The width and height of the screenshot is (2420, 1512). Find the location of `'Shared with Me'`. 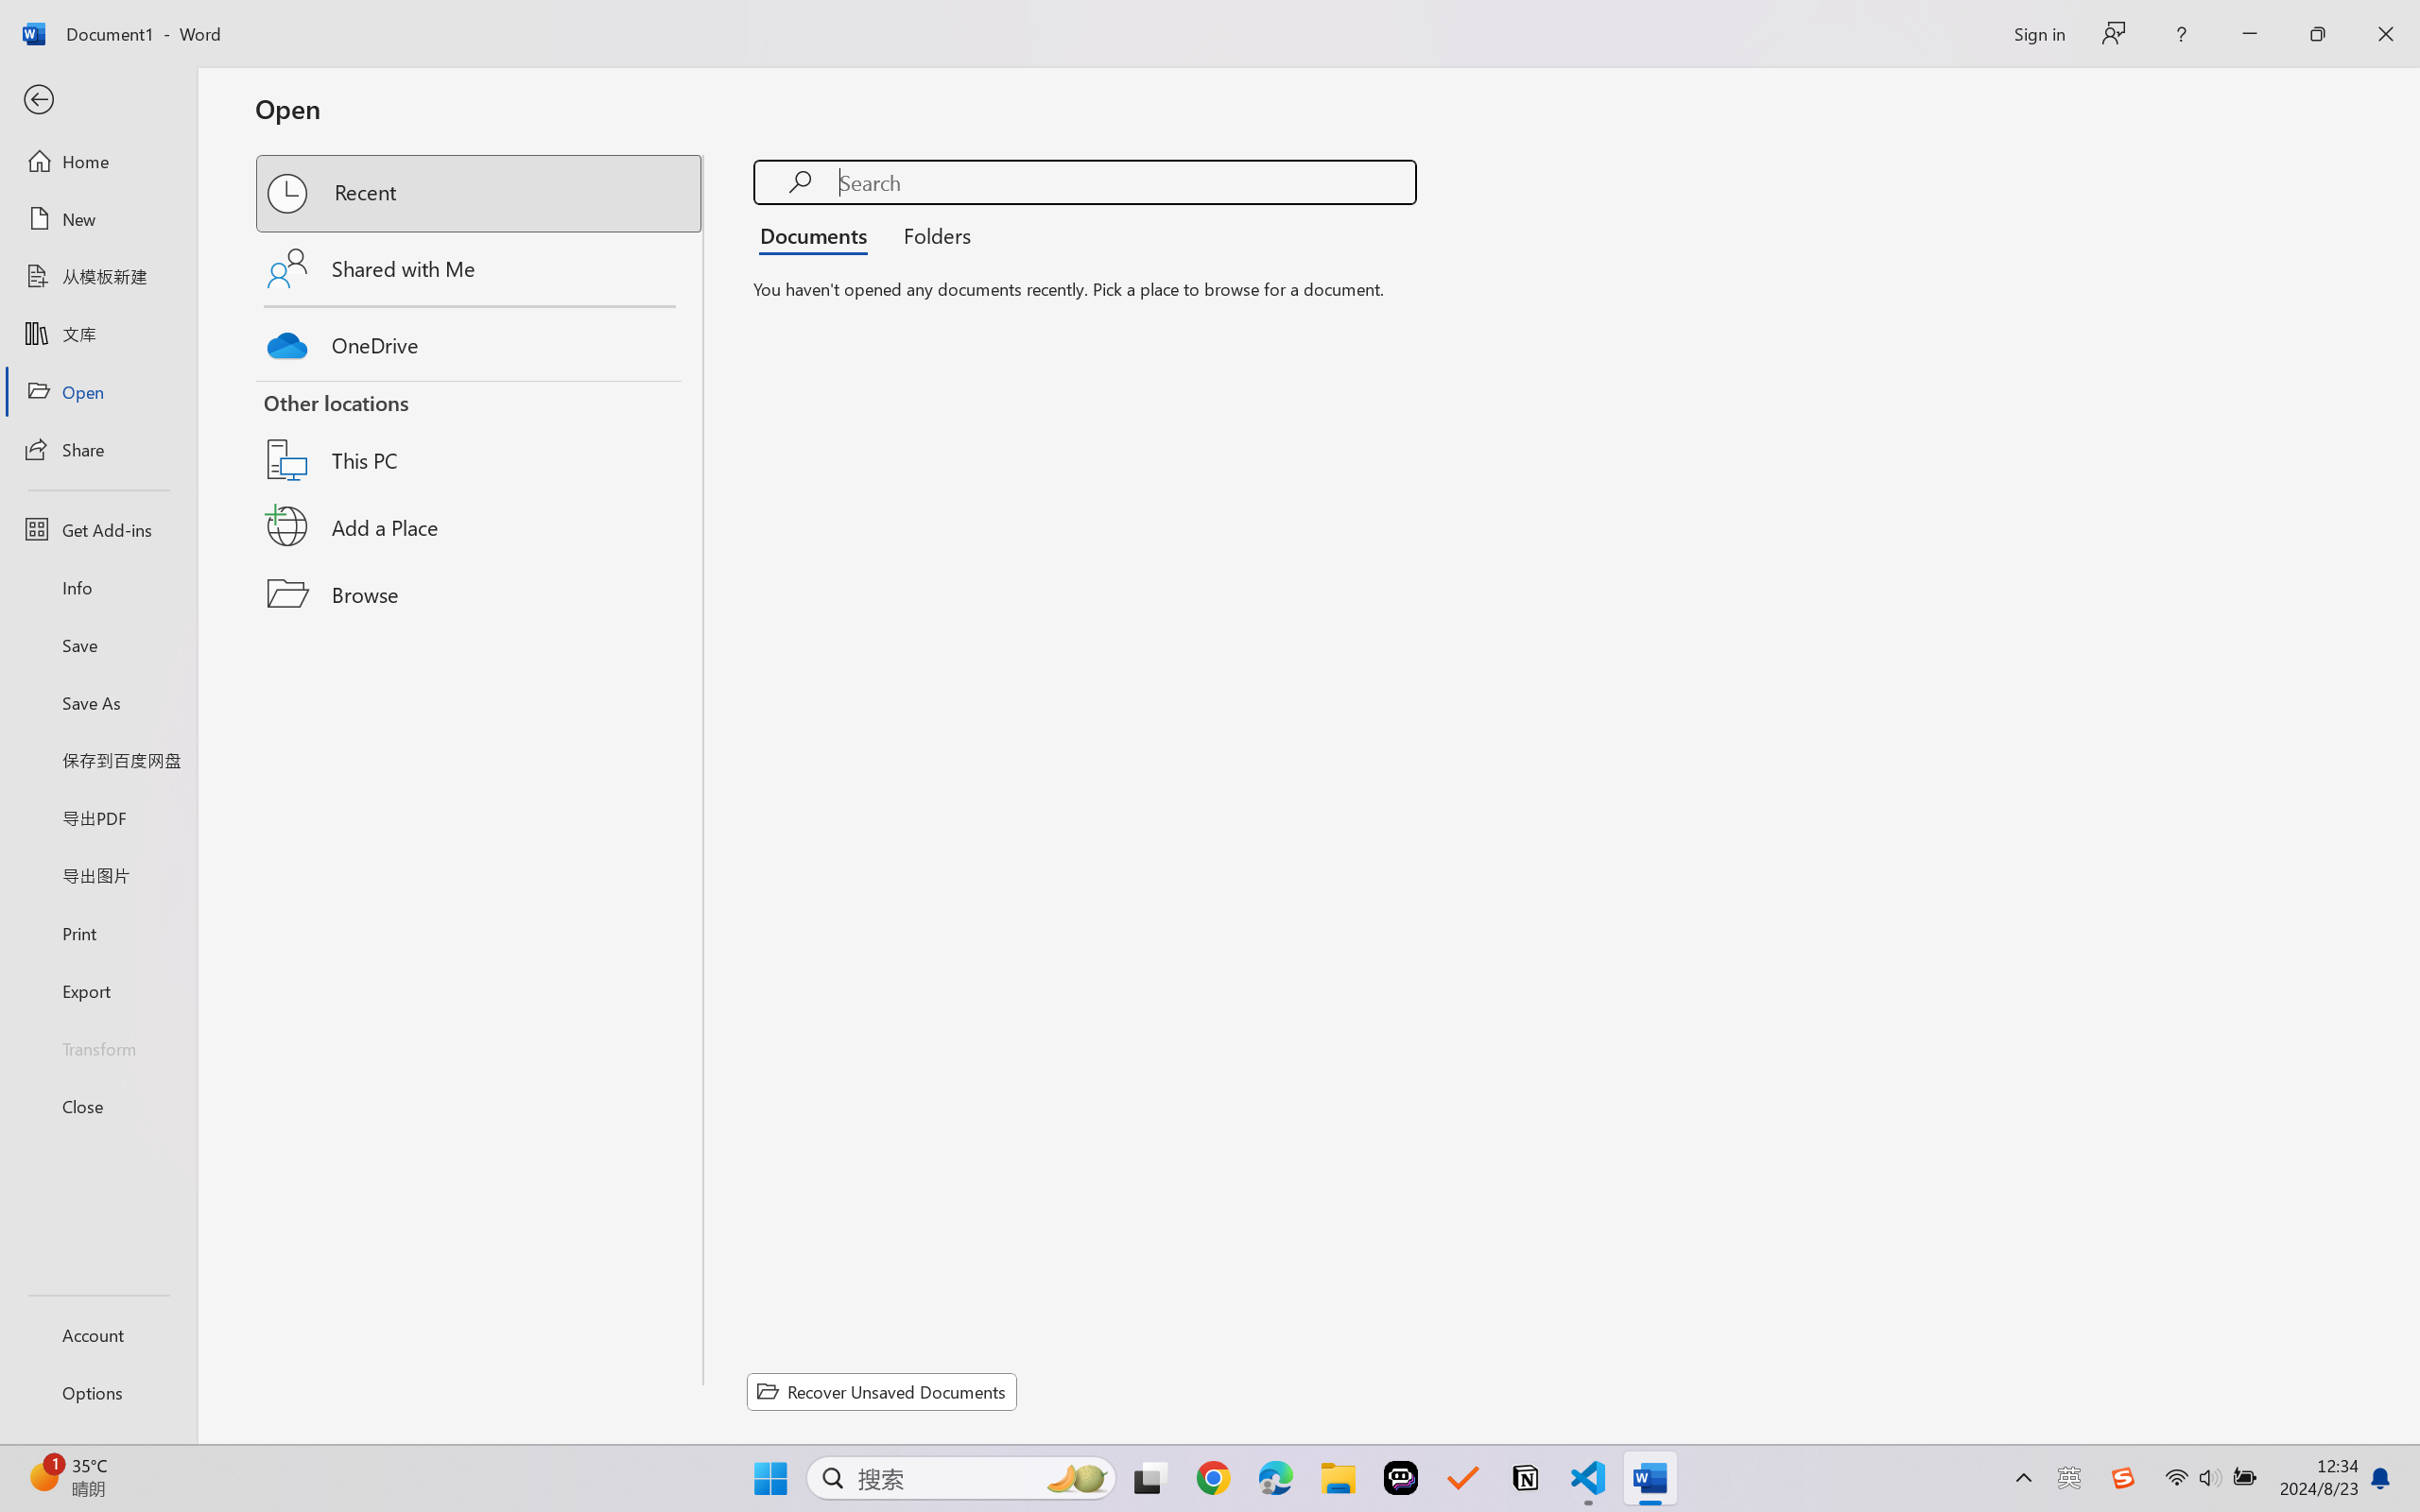

'Shared with Me' is located at coordinates (480, 267).